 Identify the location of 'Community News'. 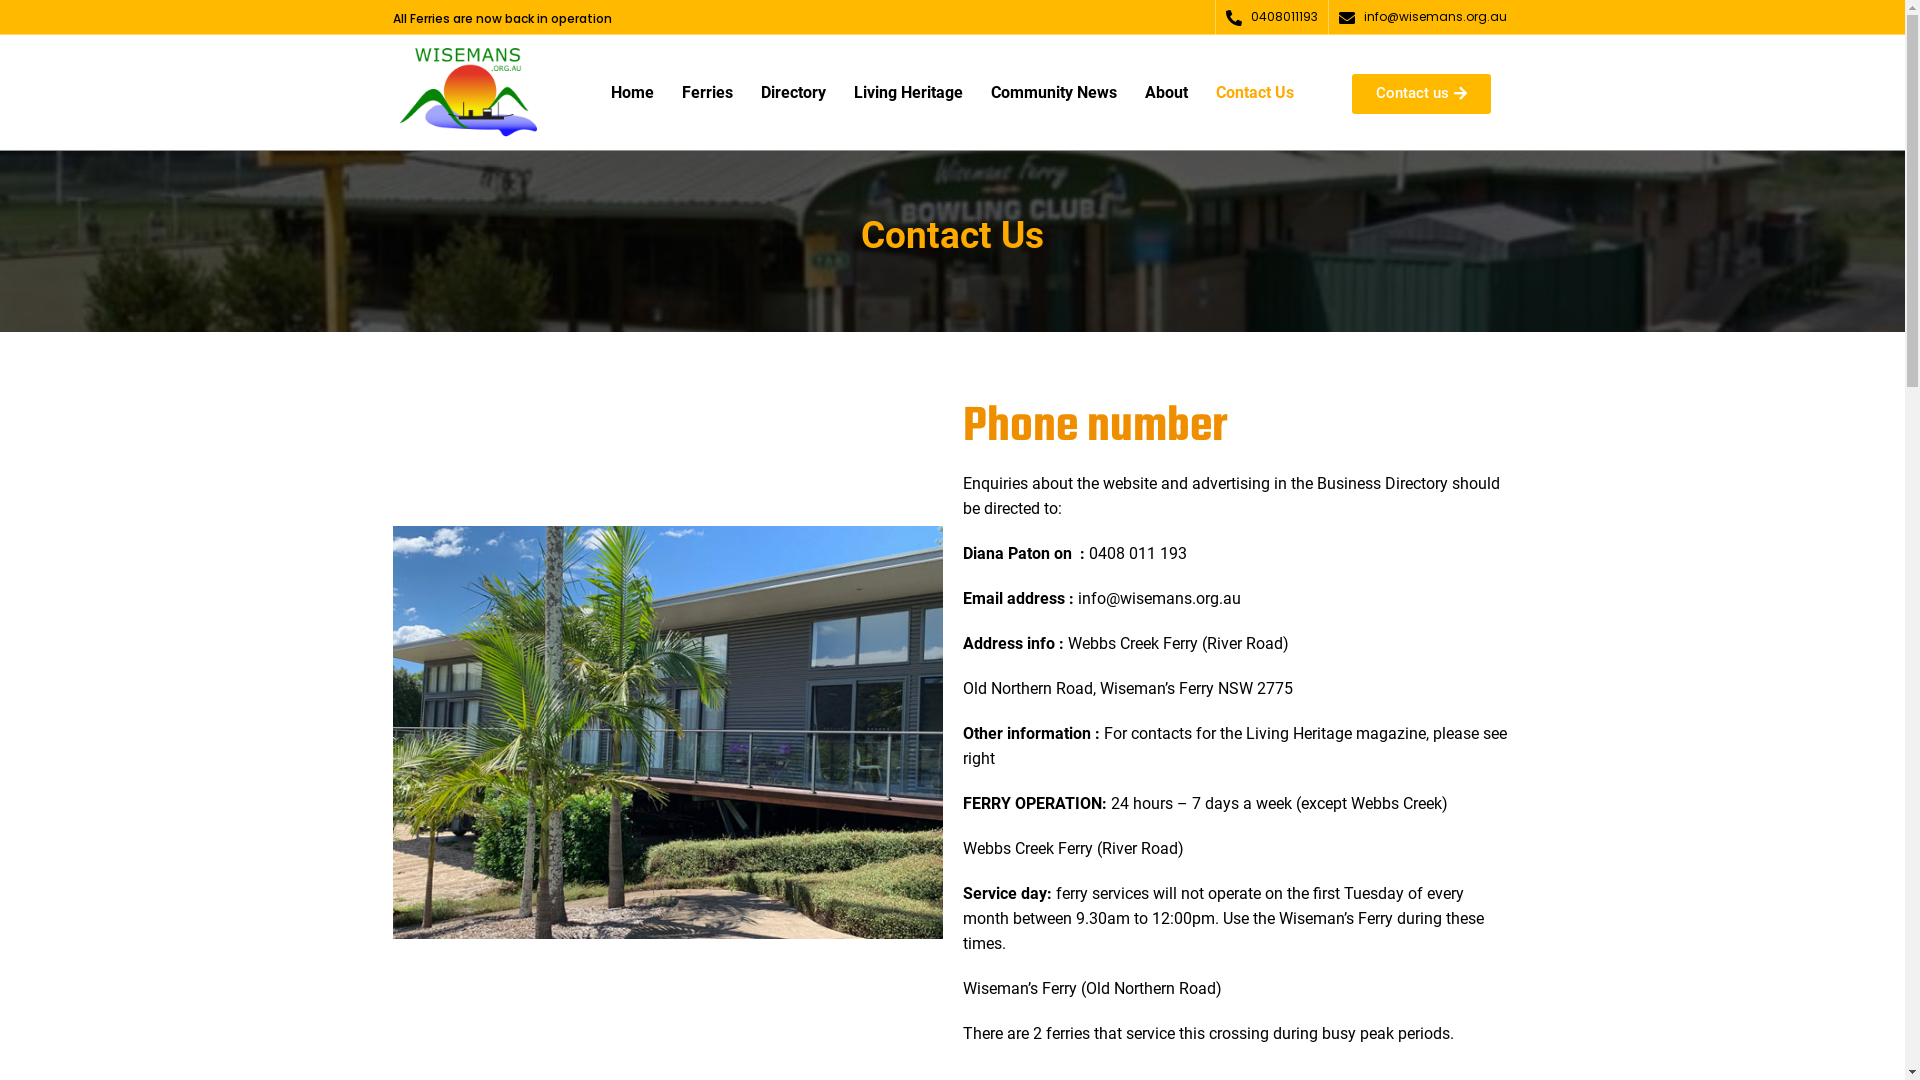
(977, 92).